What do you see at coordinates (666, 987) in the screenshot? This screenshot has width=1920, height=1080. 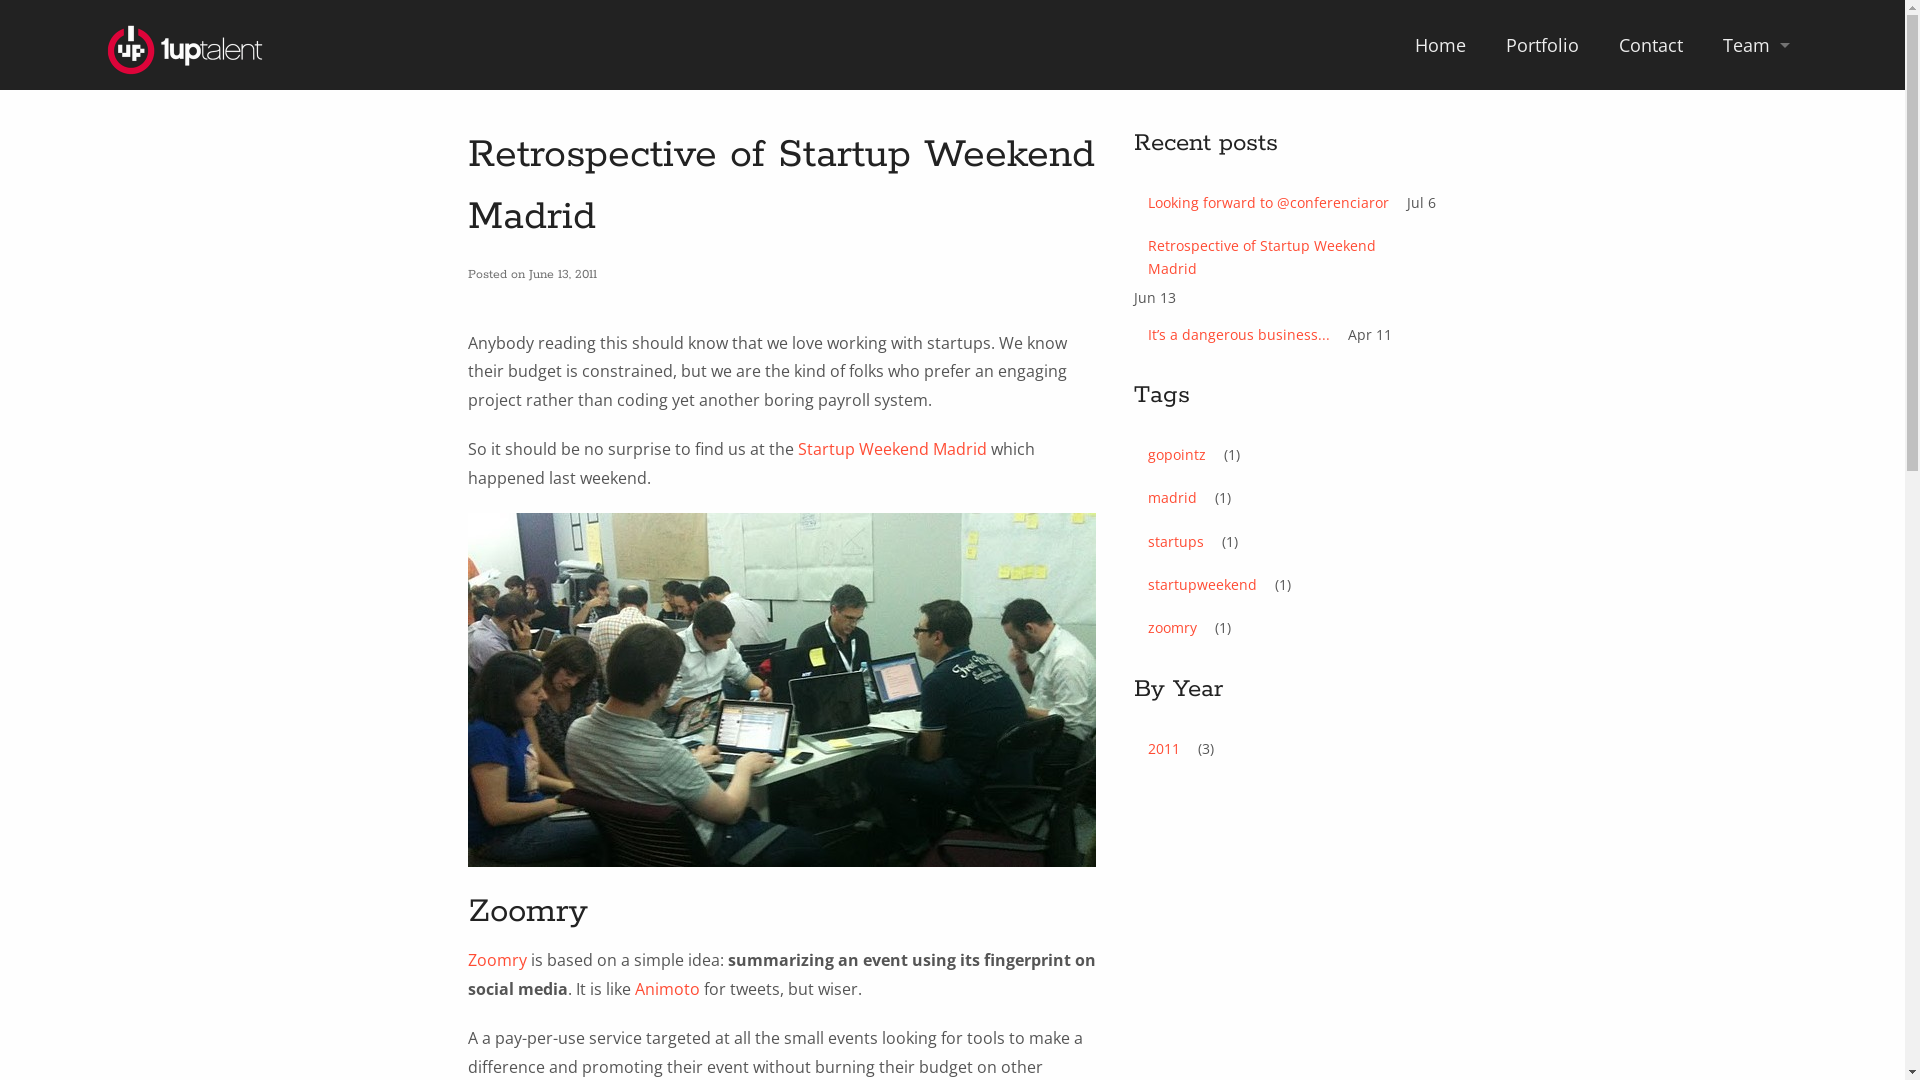 I see `'Animoto'` at bounding box center [666, 987].